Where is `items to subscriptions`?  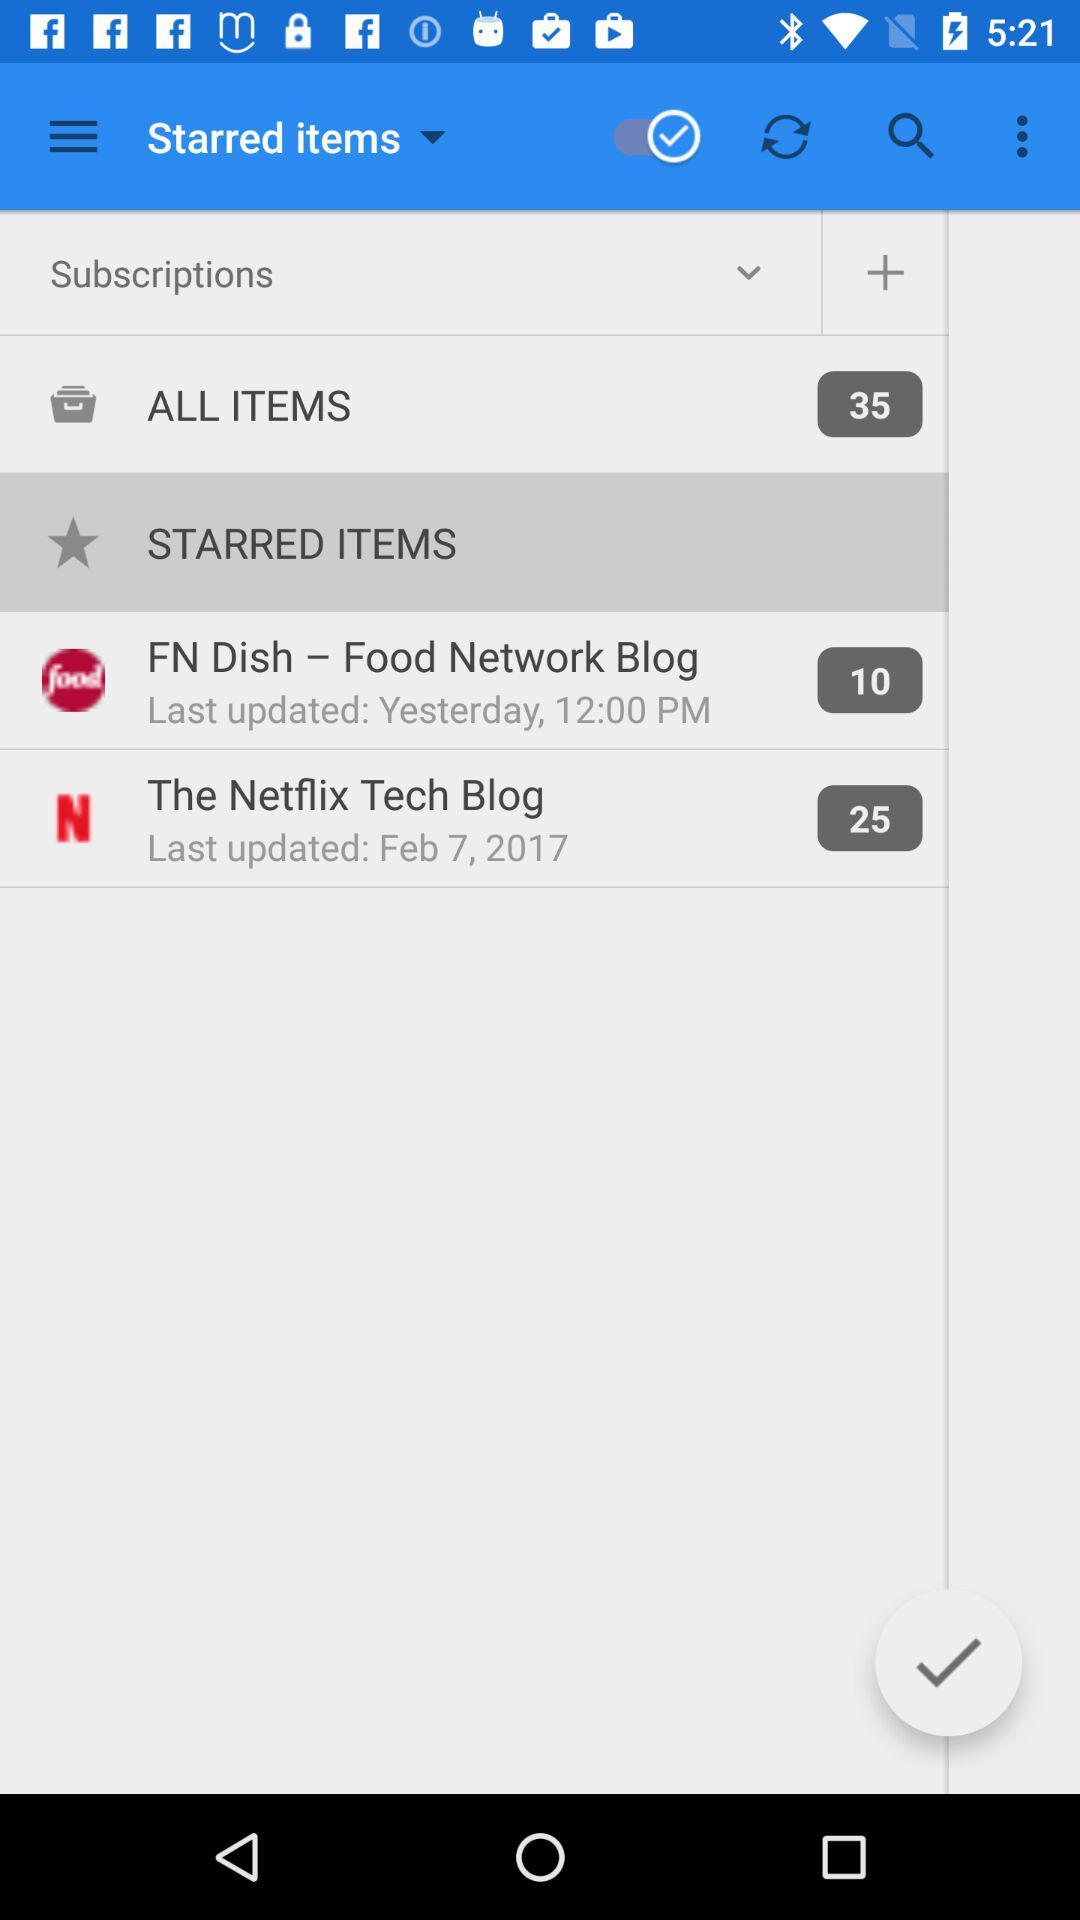 items to subscriptions is located at coordinates (884, 272).